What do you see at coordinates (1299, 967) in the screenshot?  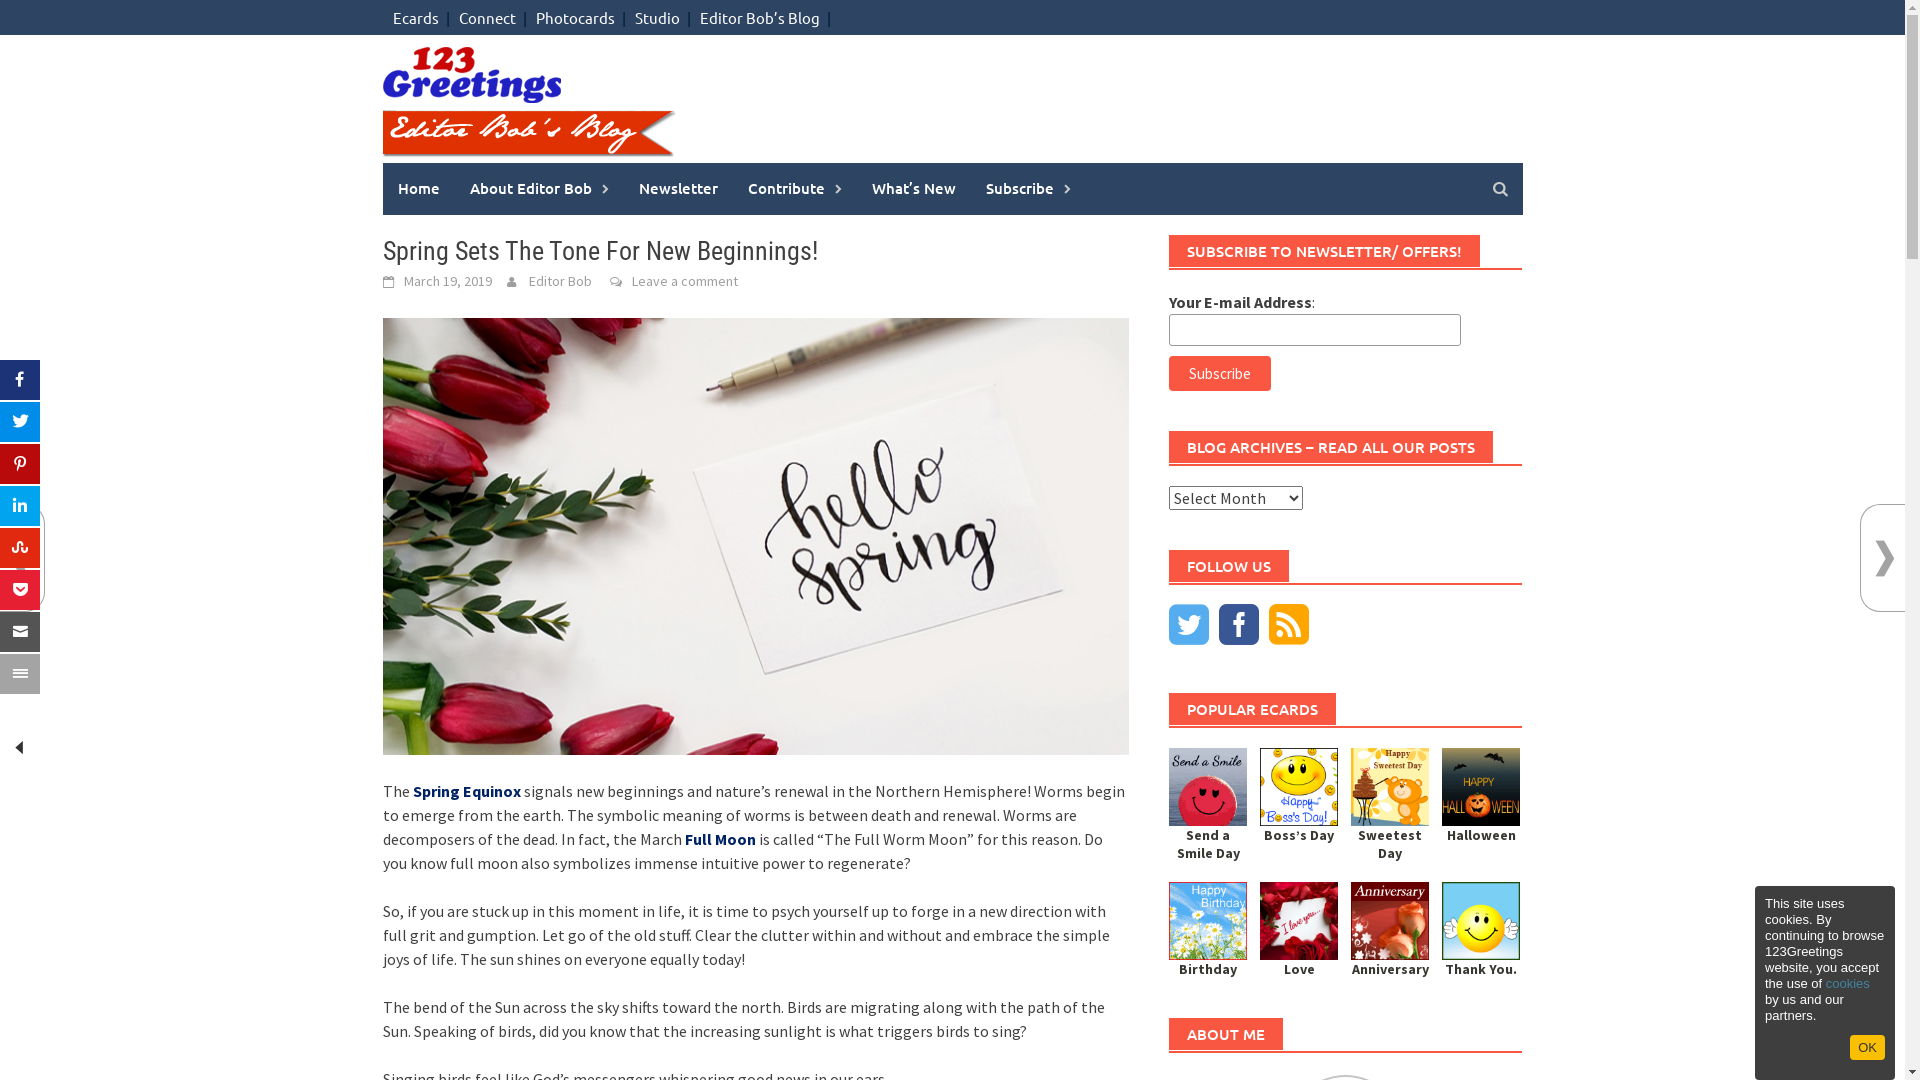 I see `'Love'` at bounding box center [1299, 967].